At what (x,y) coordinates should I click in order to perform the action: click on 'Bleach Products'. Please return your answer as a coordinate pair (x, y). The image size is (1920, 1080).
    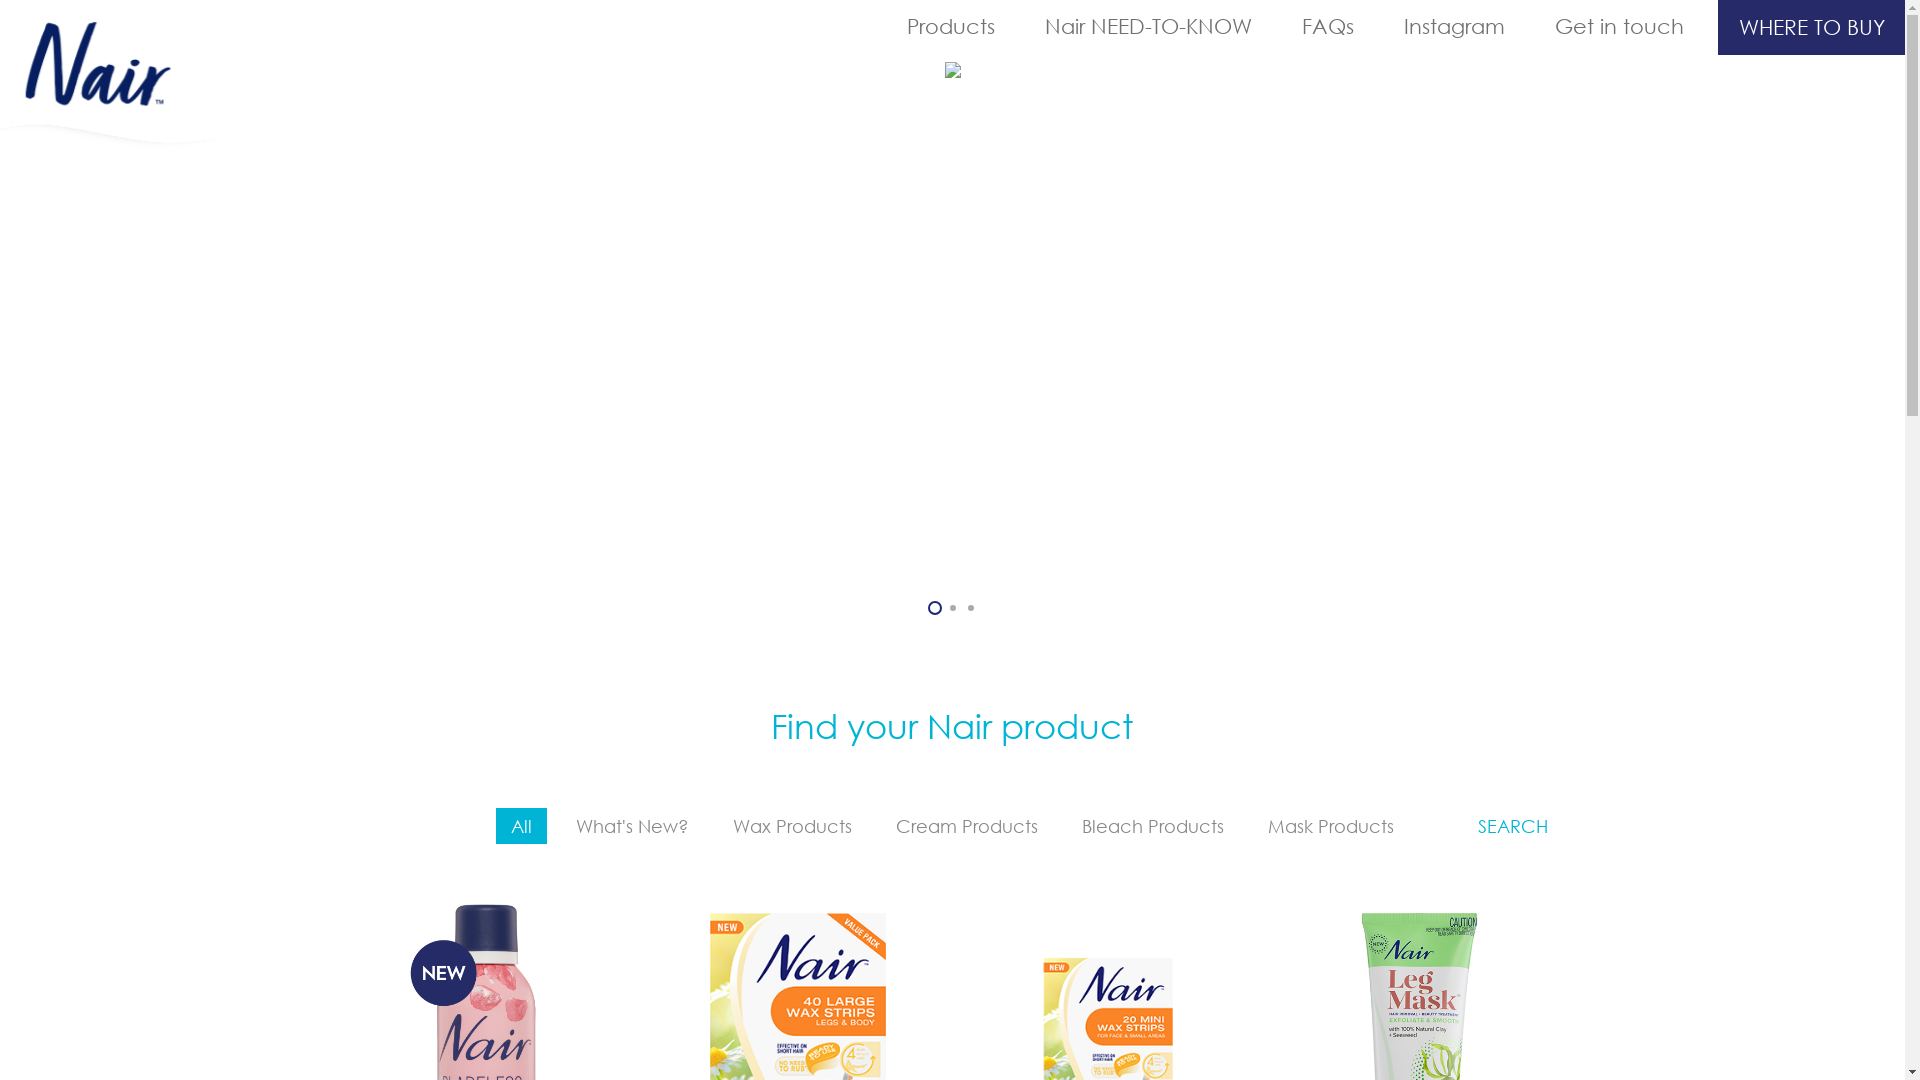
    Looking at the image, I should click on (1152, 825).